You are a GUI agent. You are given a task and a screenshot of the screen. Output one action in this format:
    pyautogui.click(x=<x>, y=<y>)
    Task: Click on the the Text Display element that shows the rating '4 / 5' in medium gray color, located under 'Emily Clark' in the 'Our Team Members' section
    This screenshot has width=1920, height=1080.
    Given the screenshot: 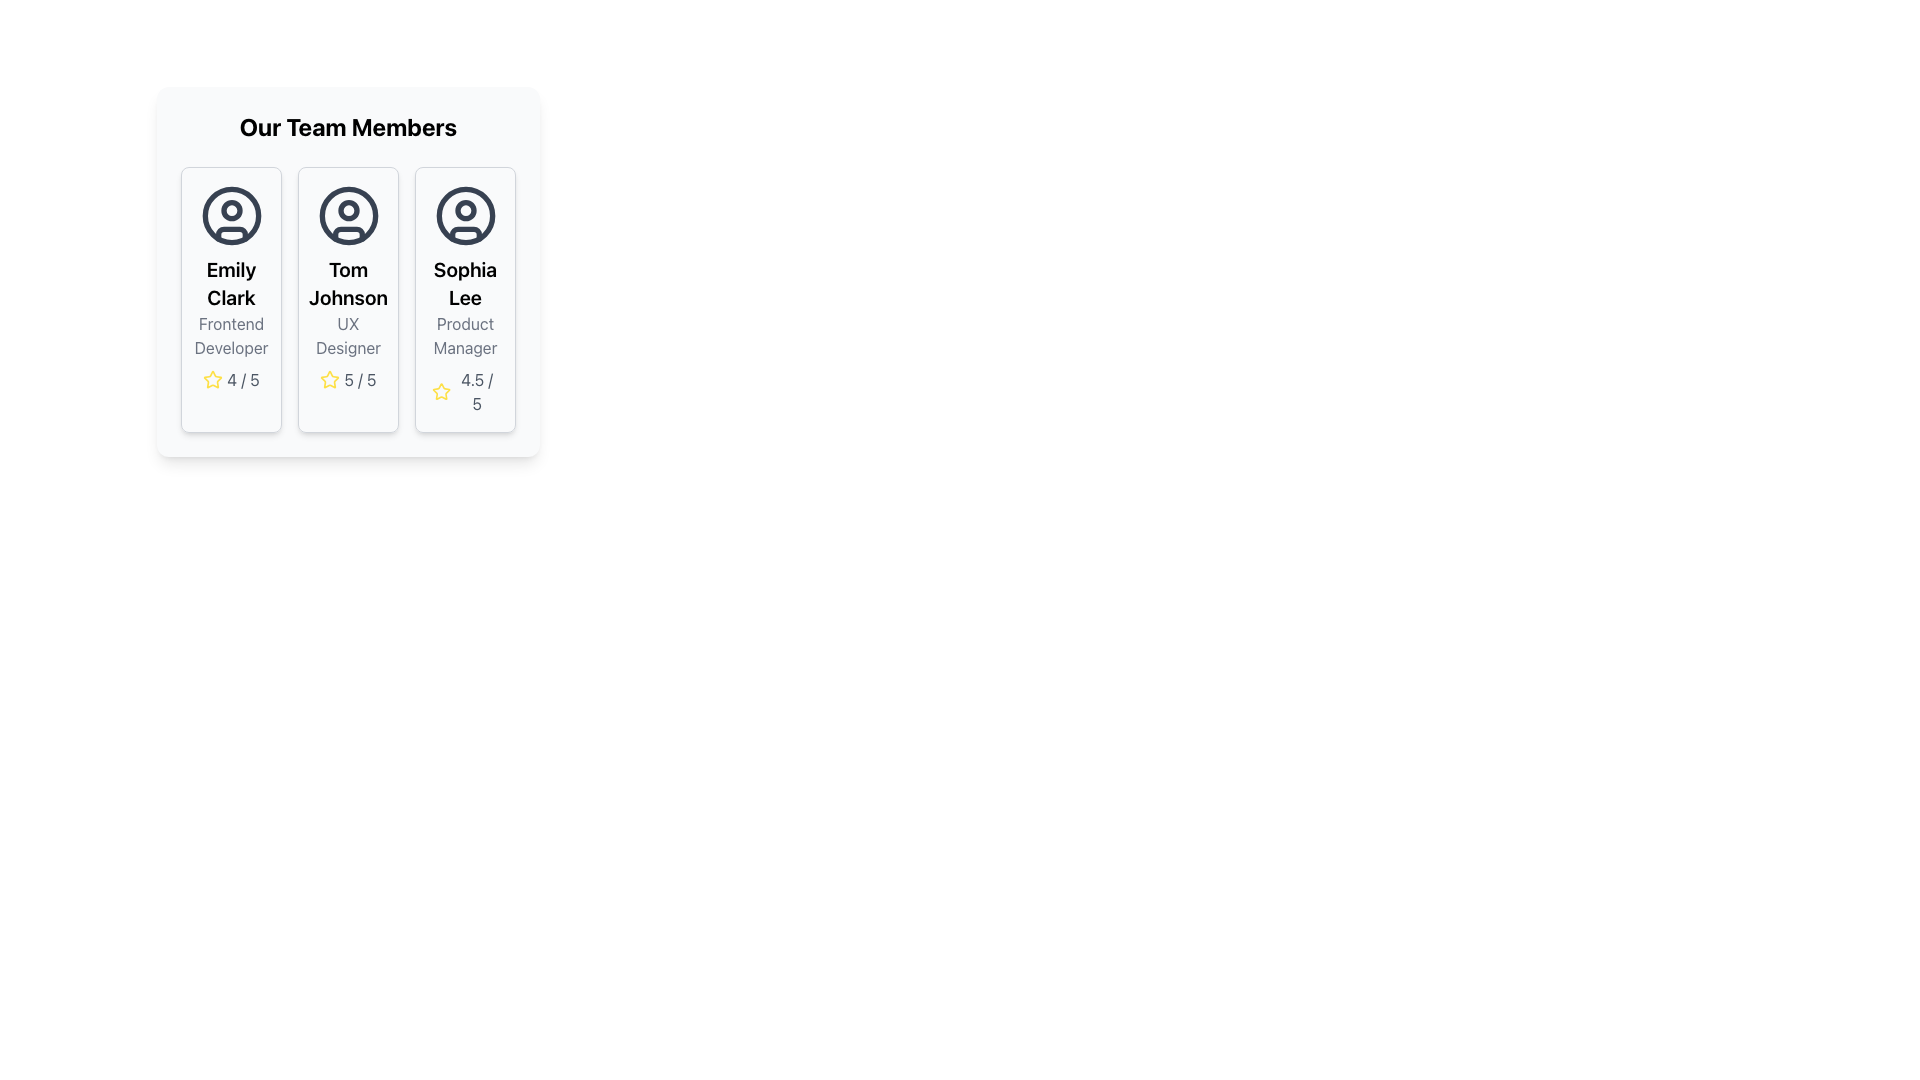 What is the action you would take?
    pyautogui.click(x=242, y=380)
    